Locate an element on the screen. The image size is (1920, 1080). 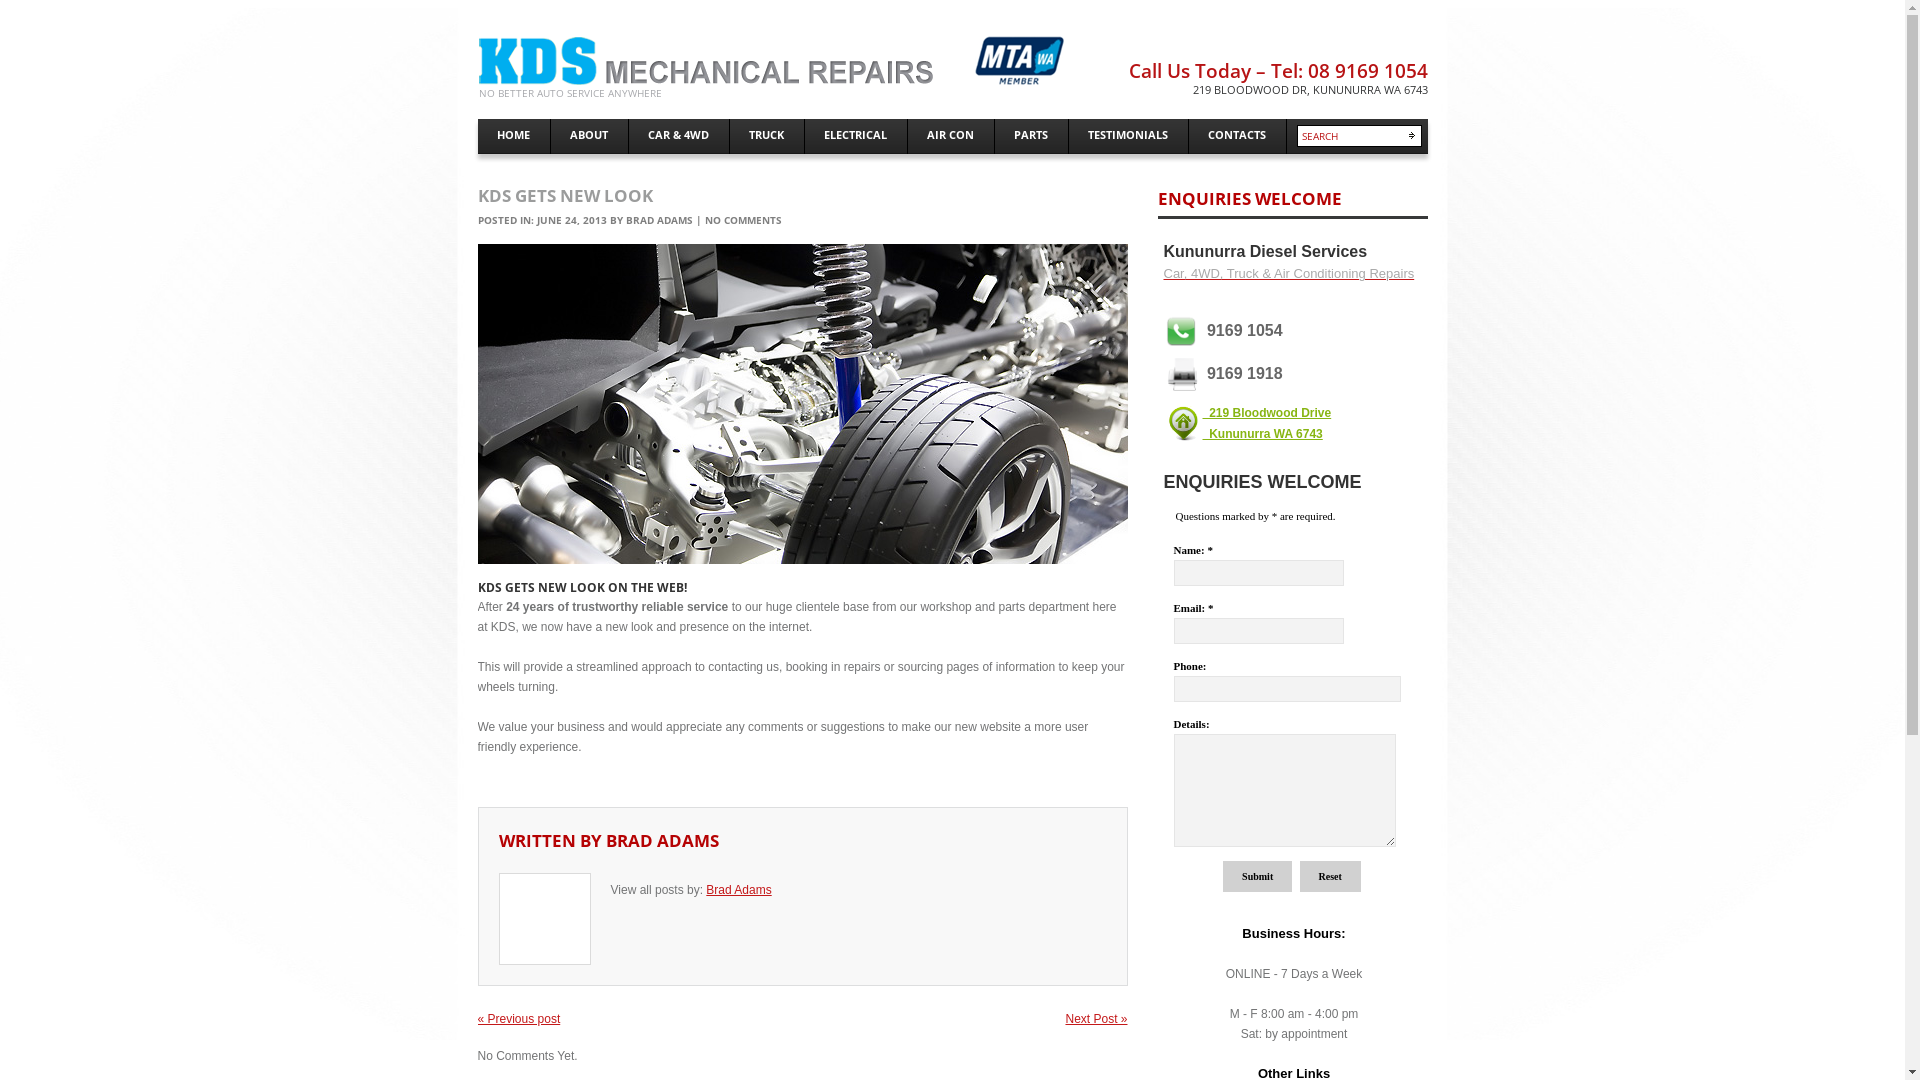
'CONTACTS' is located at coordinates (1235, 135).